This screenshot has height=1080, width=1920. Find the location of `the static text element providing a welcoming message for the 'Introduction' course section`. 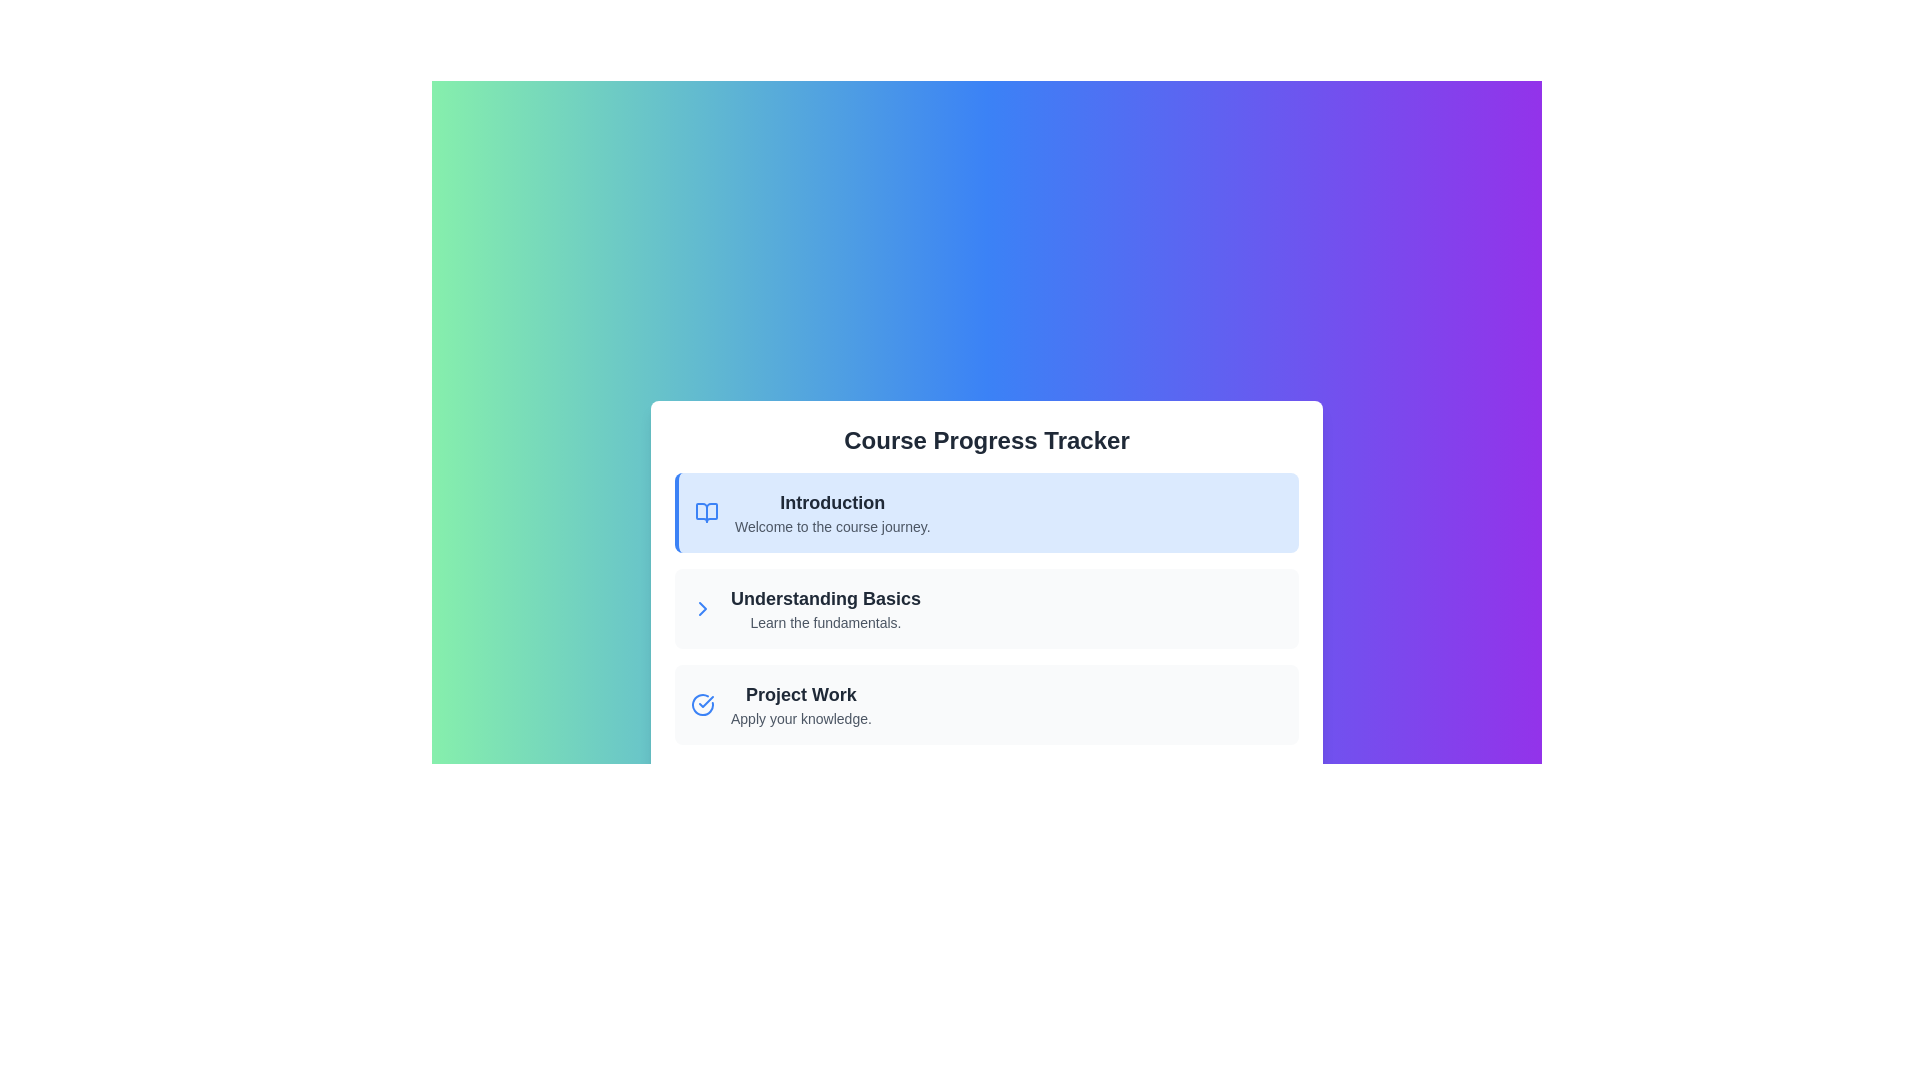

the static text element providing a welcoming message for the 'Introduction' course section is located at coordinates (832, 526).